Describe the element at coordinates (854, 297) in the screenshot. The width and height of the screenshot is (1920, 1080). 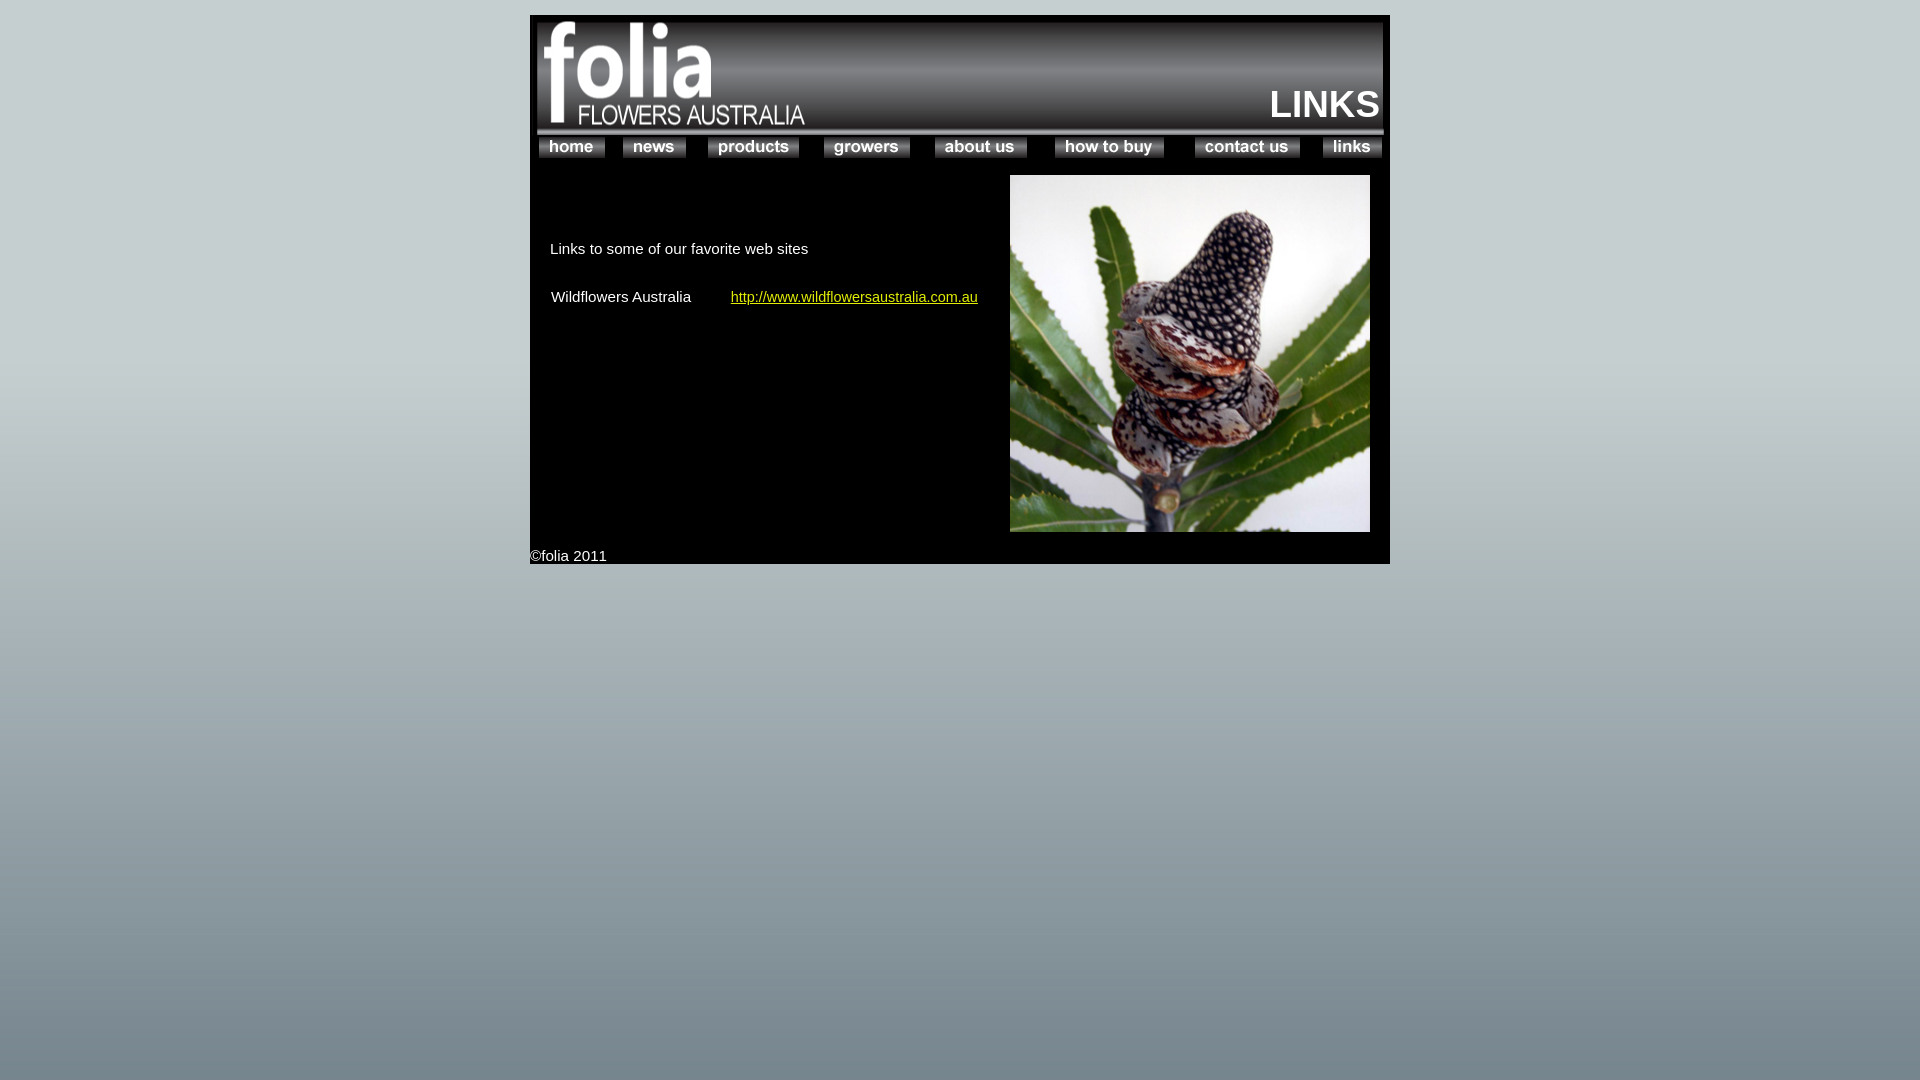
I see `'http://www.wildflowersaustralia.com.au'` at that location.